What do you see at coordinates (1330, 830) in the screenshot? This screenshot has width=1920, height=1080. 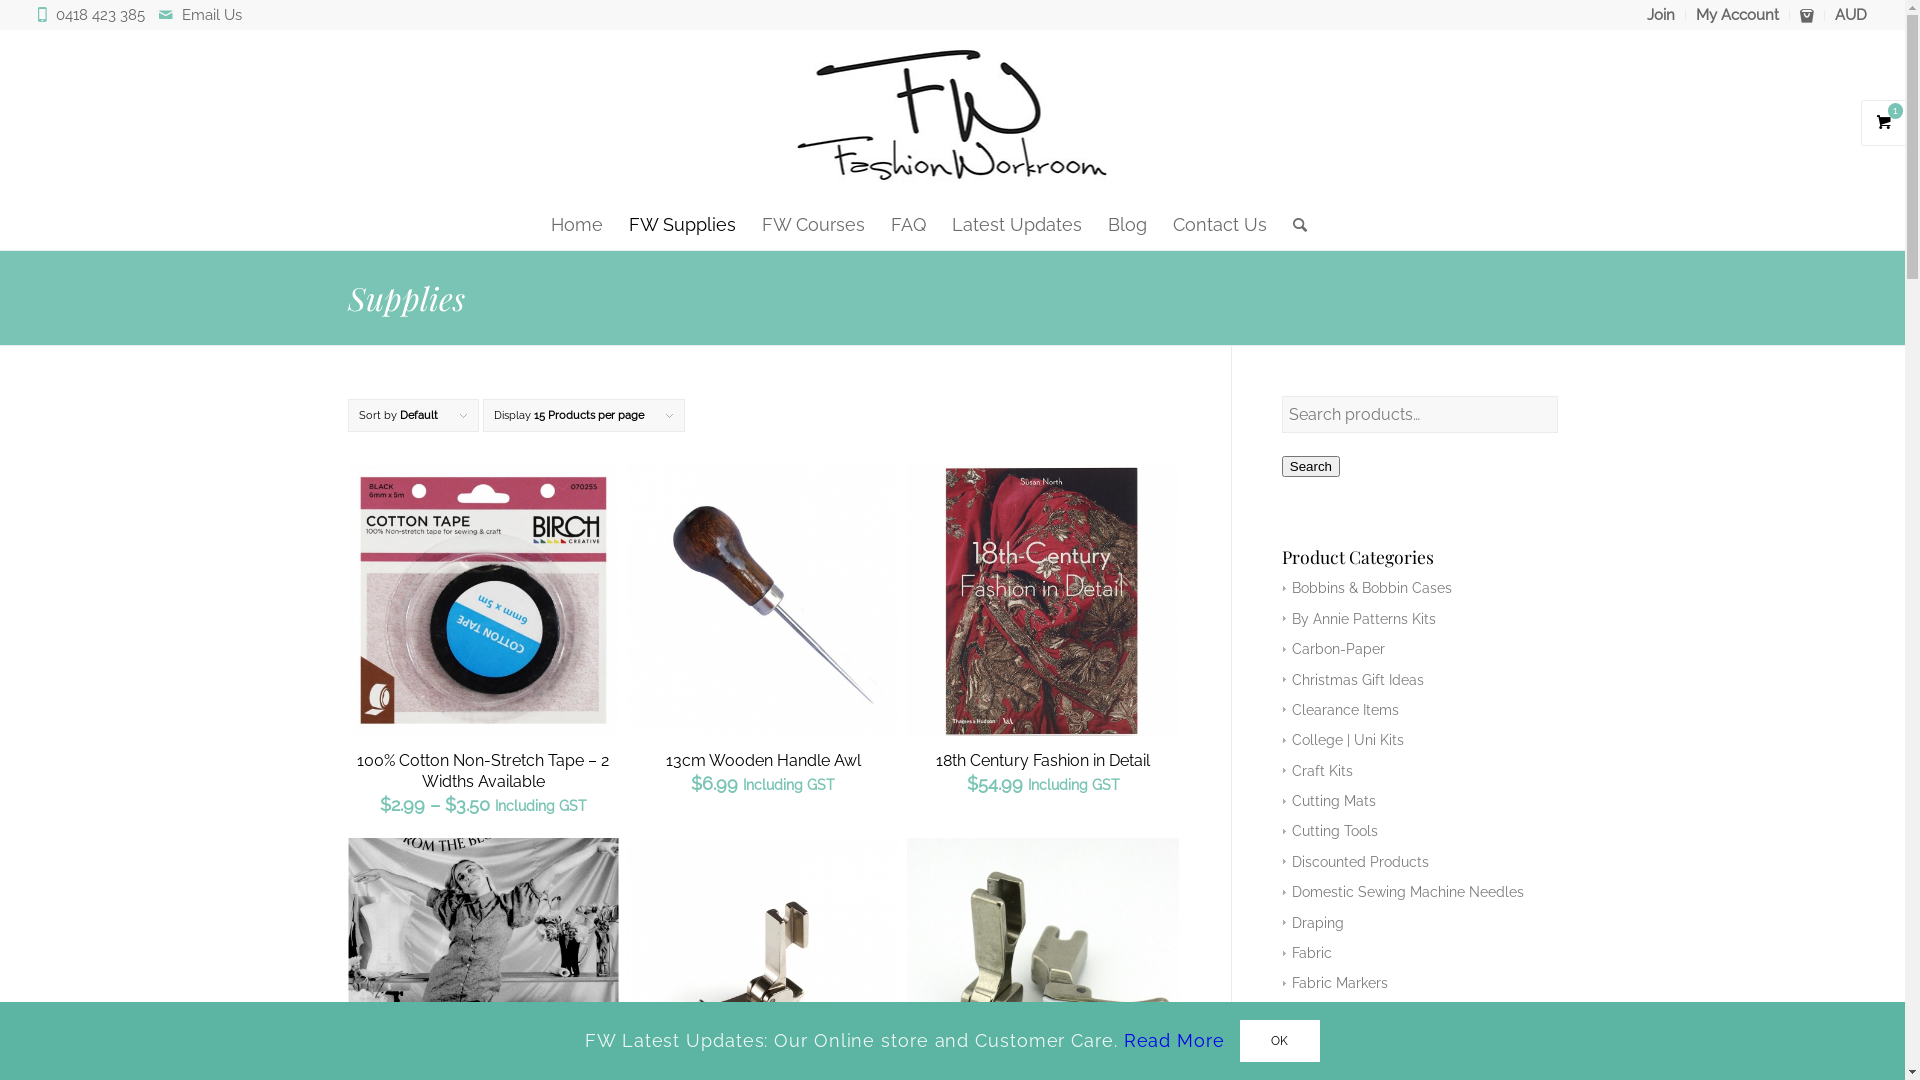 I see `'Cutting Tools'` at bounding box center [1330, 830].